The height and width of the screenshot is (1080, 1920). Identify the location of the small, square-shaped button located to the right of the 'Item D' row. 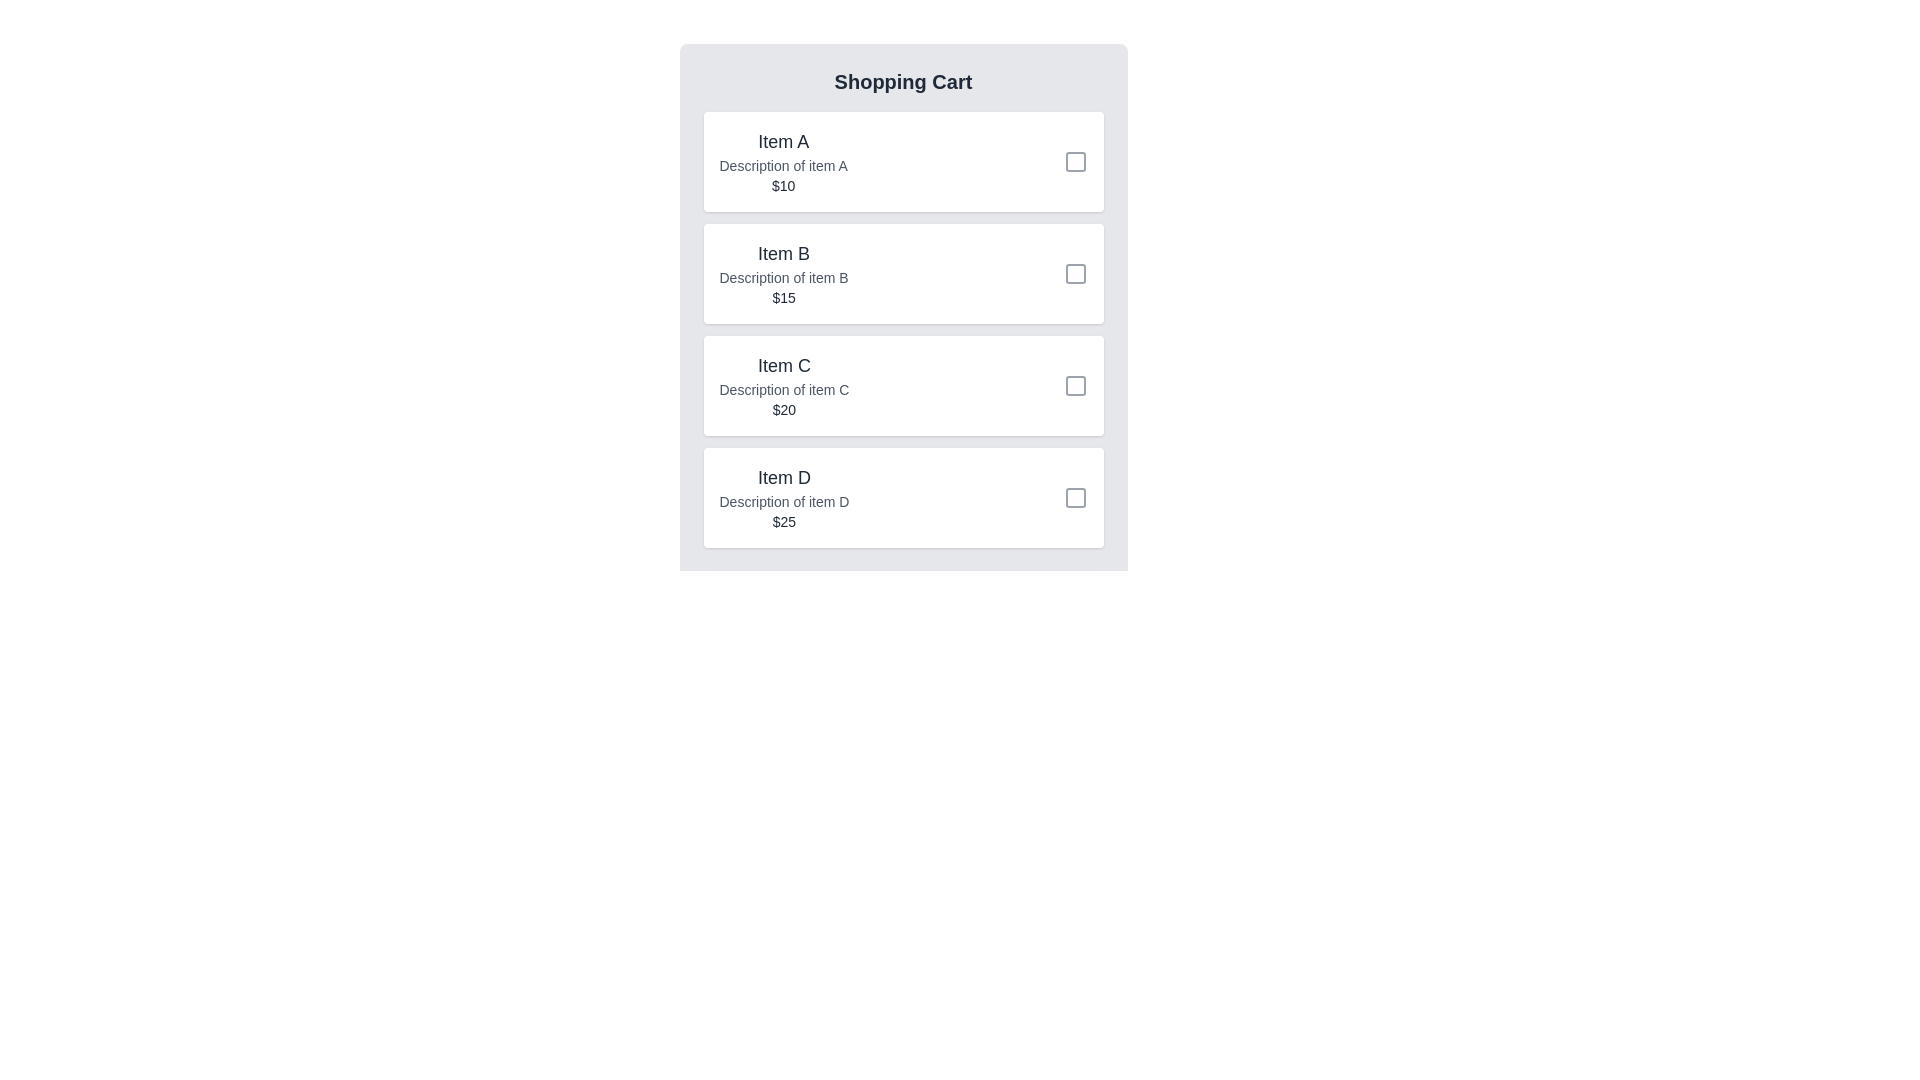
(1074, 496).